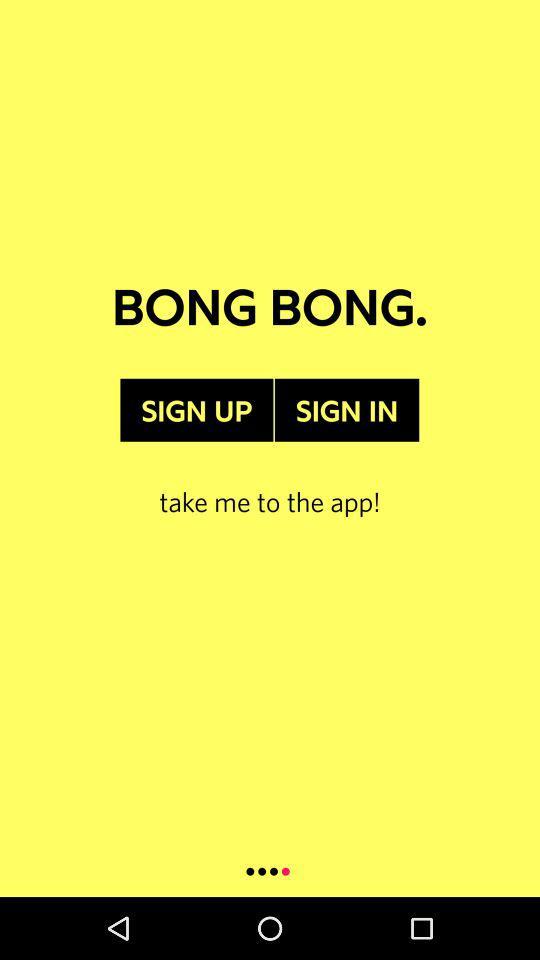 The image size is (540, 960). I want to click on sign up item, so click(196, 409).